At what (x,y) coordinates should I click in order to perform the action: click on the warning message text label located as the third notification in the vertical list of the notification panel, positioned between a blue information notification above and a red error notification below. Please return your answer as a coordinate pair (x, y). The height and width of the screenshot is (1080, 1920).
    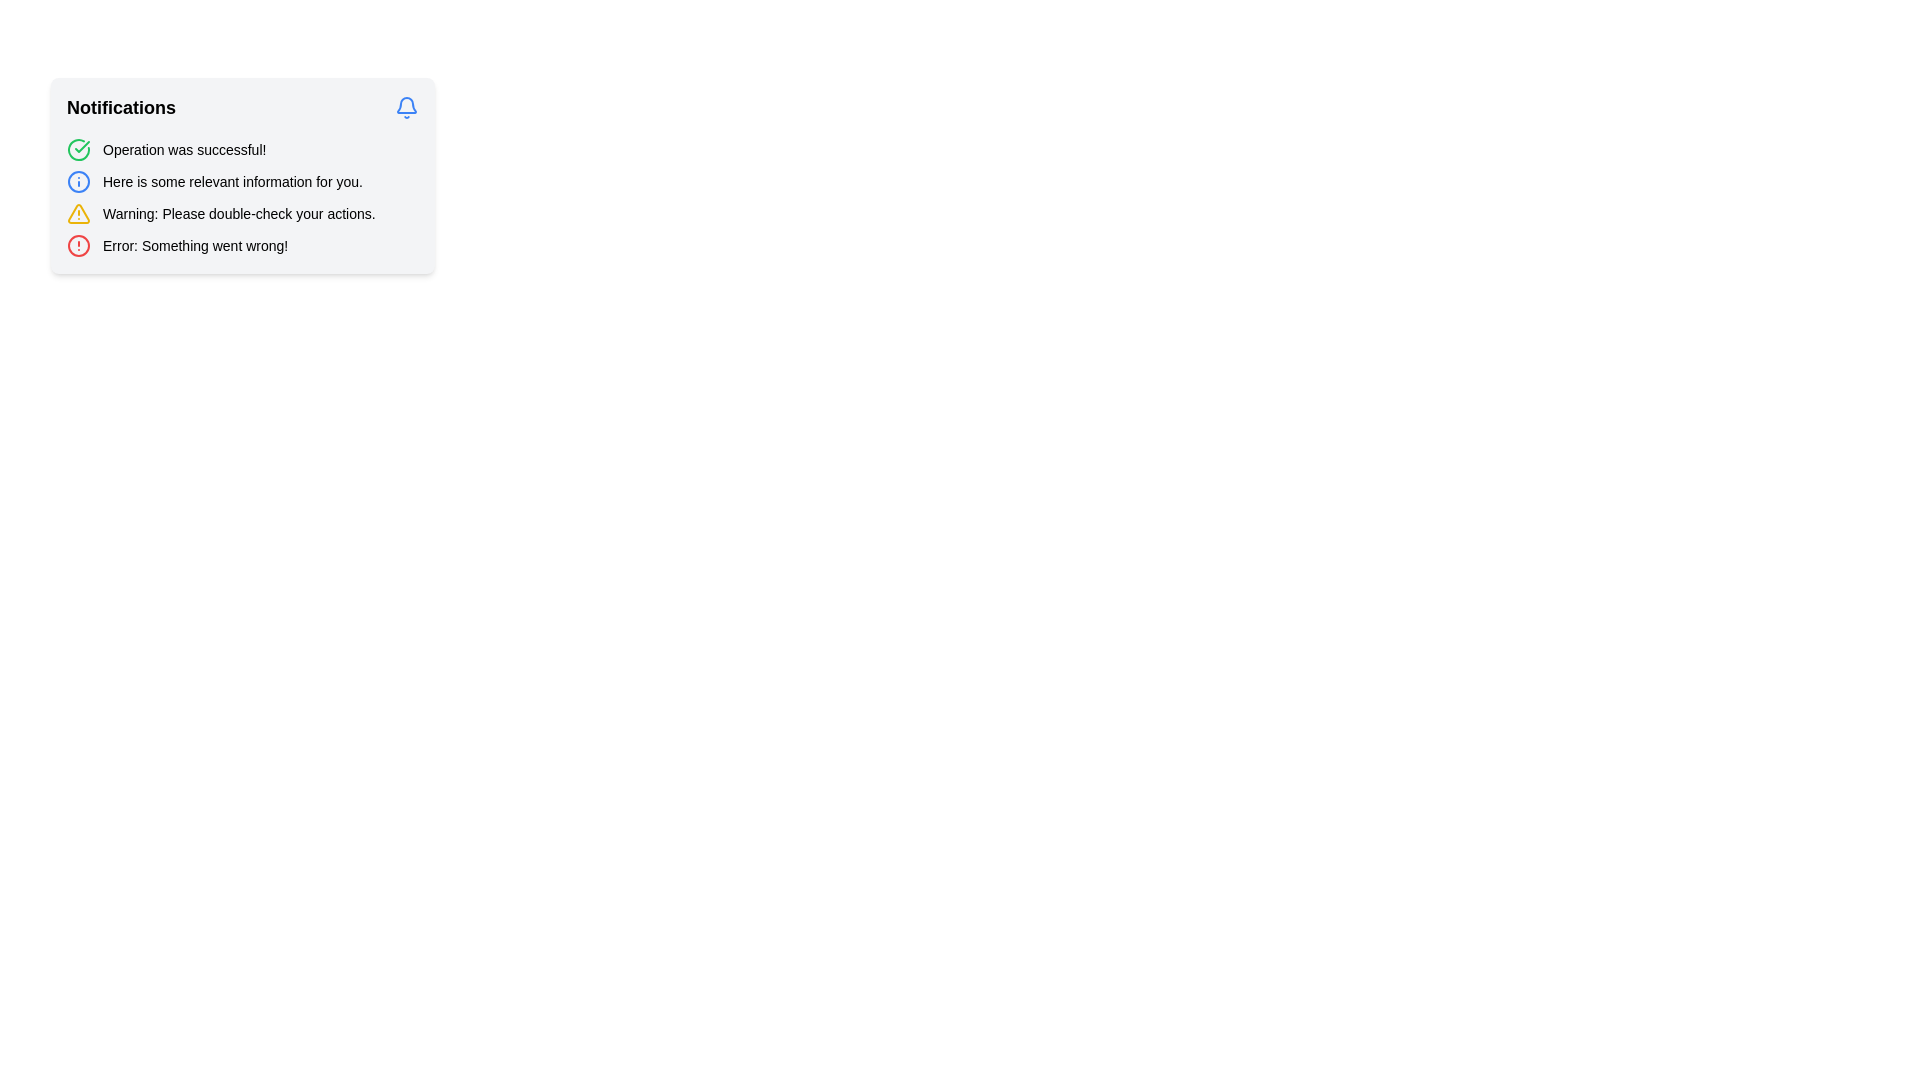
    Looking at the image, I should click on (239, 213).